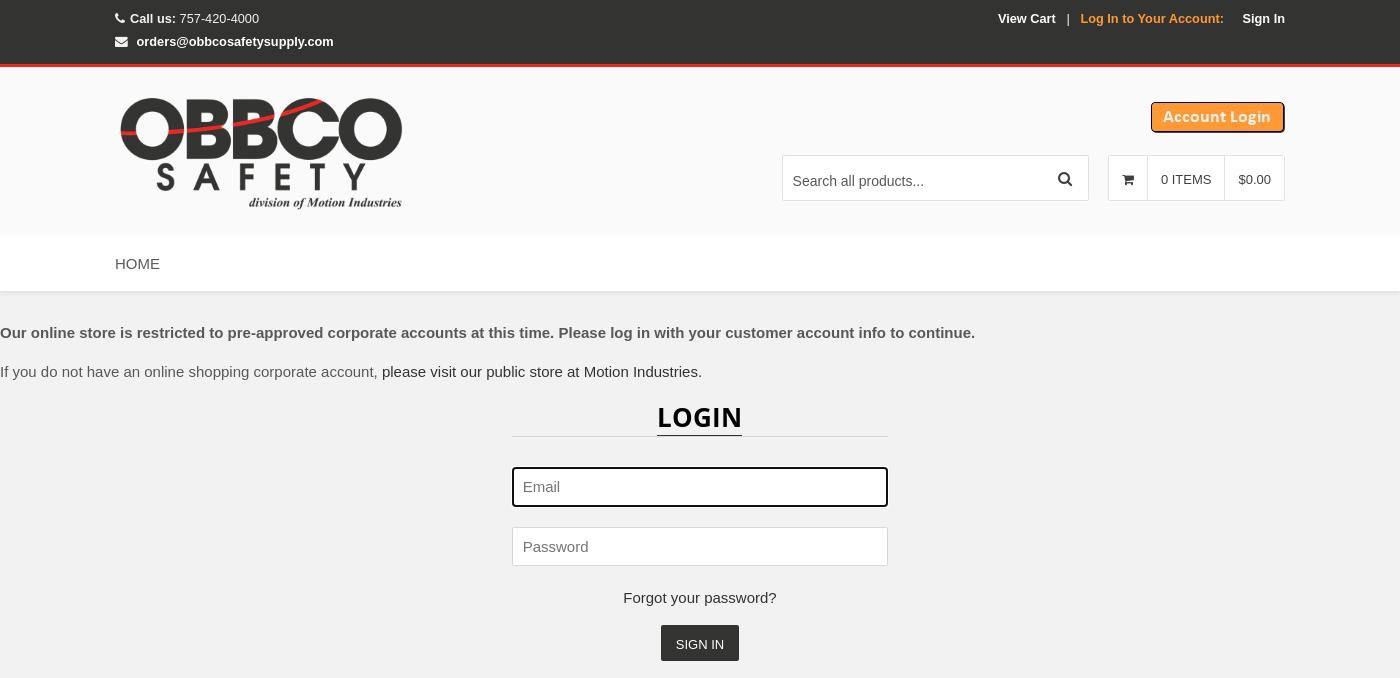 The width and height of the screenshot is (1400, 678). What do you see at coordinates (0, 331) in the screenshot?
I see `'Our online store is restricted to pre-approved corporate accounts at this time. Please log in with your customer account info to continue.'` at bounding box center [0, 331].